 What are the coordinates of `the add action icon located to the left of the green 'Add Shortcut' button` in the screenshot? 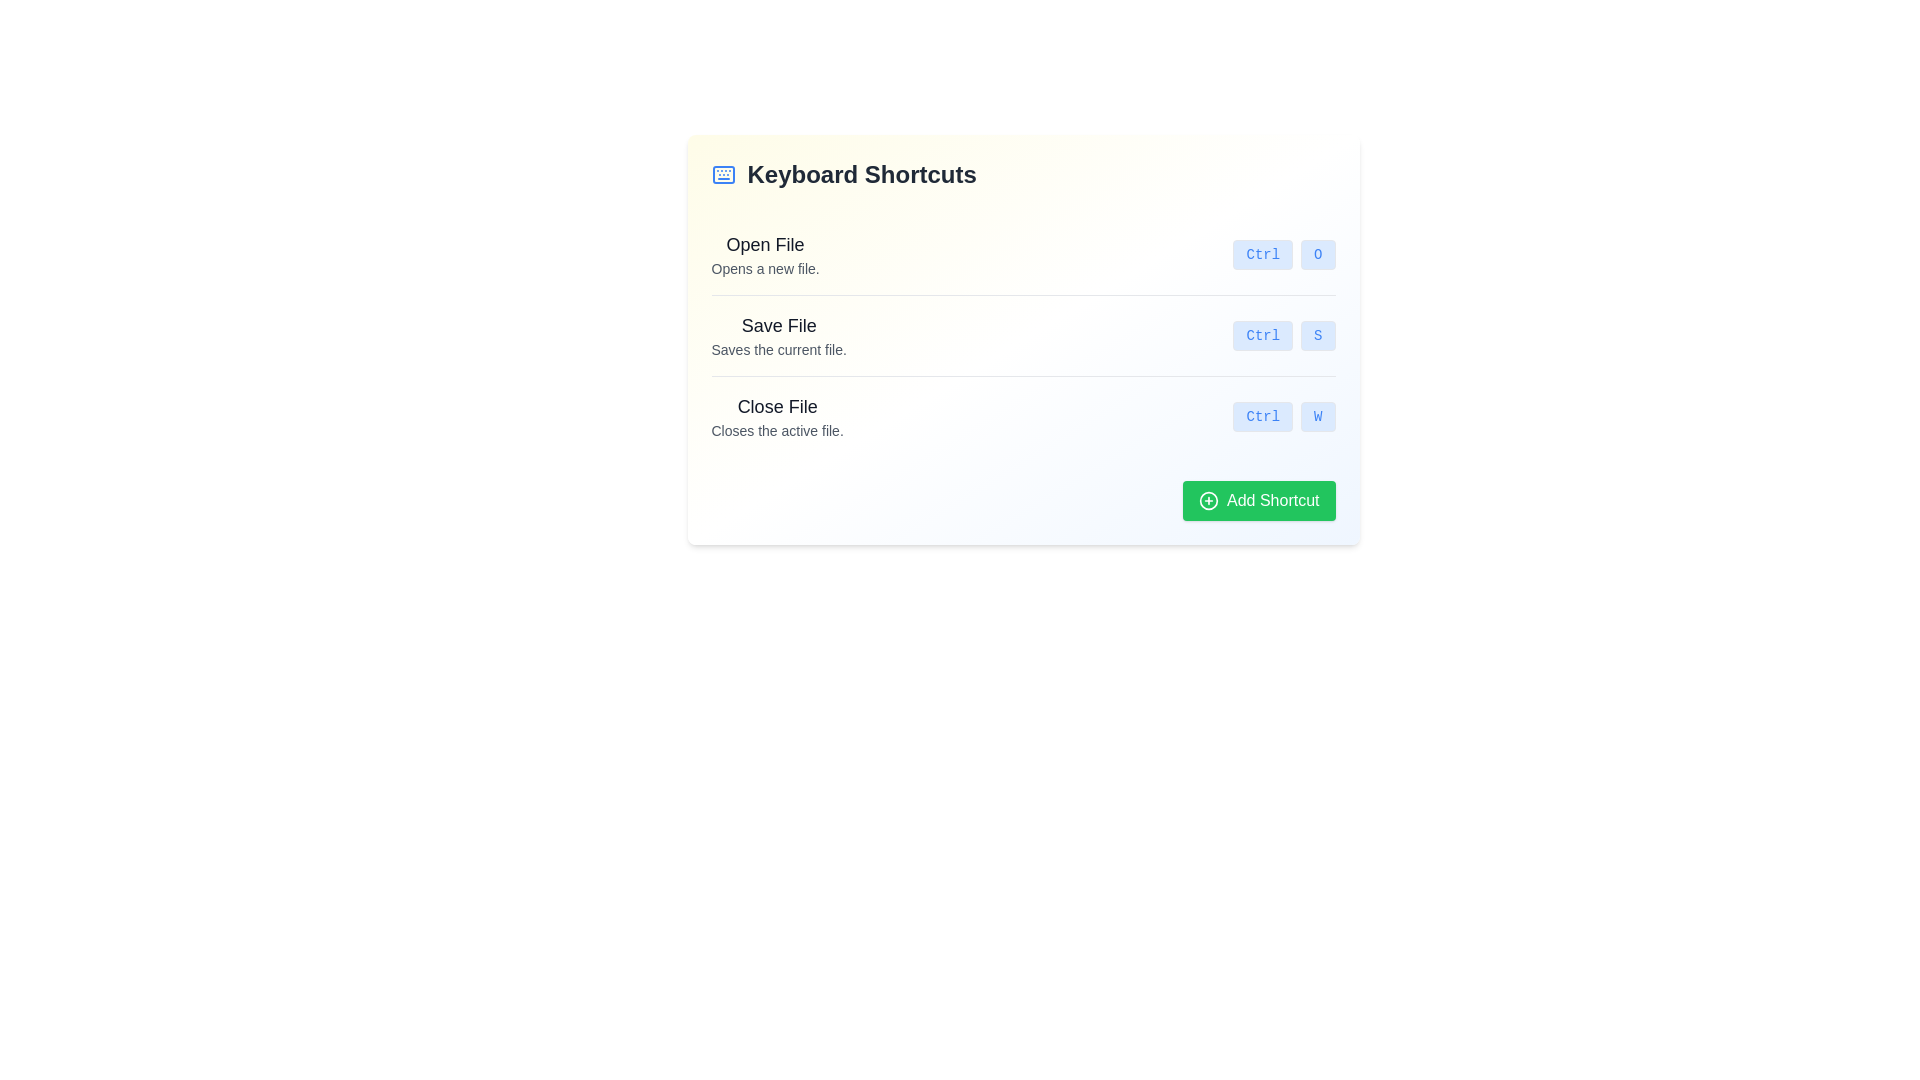 It's located at (1208, 500).